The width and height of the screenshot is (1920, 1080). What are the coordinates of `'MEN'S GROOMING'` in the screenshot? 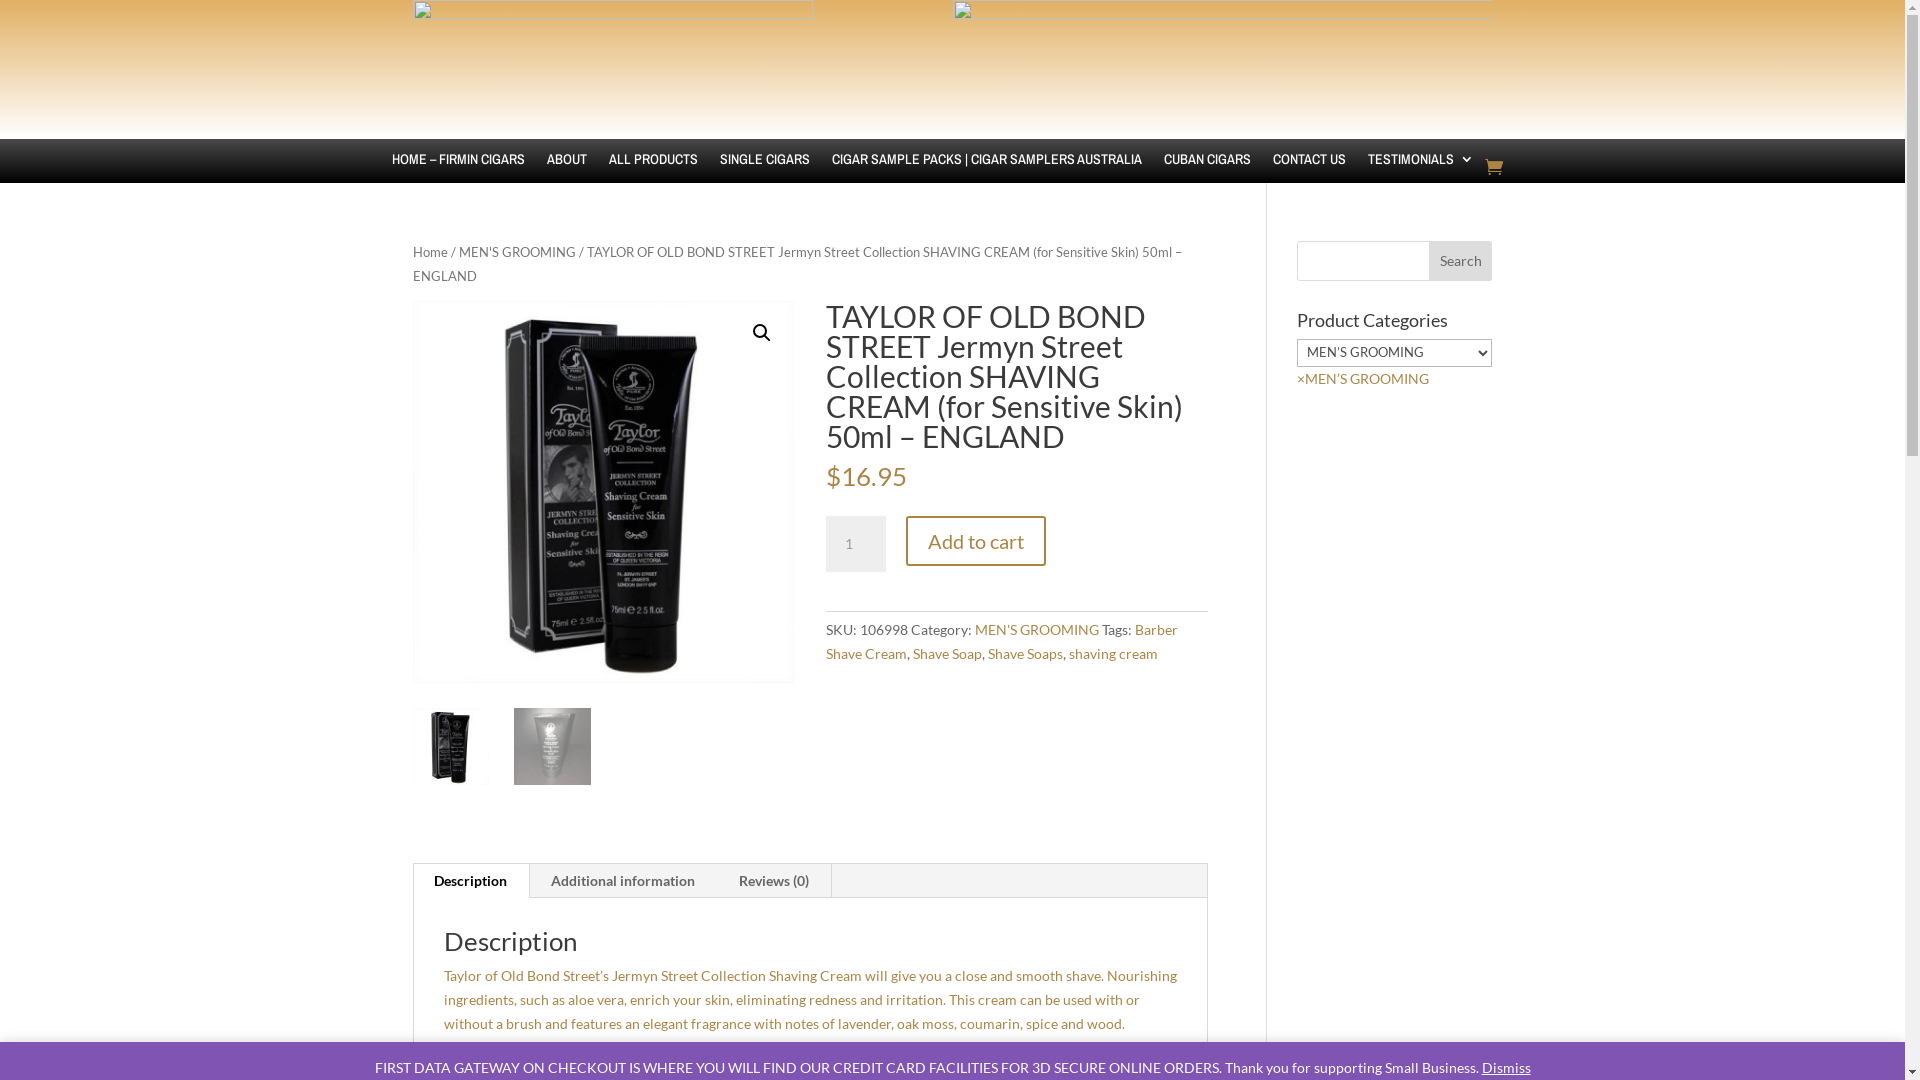 It's located at (516, 250).